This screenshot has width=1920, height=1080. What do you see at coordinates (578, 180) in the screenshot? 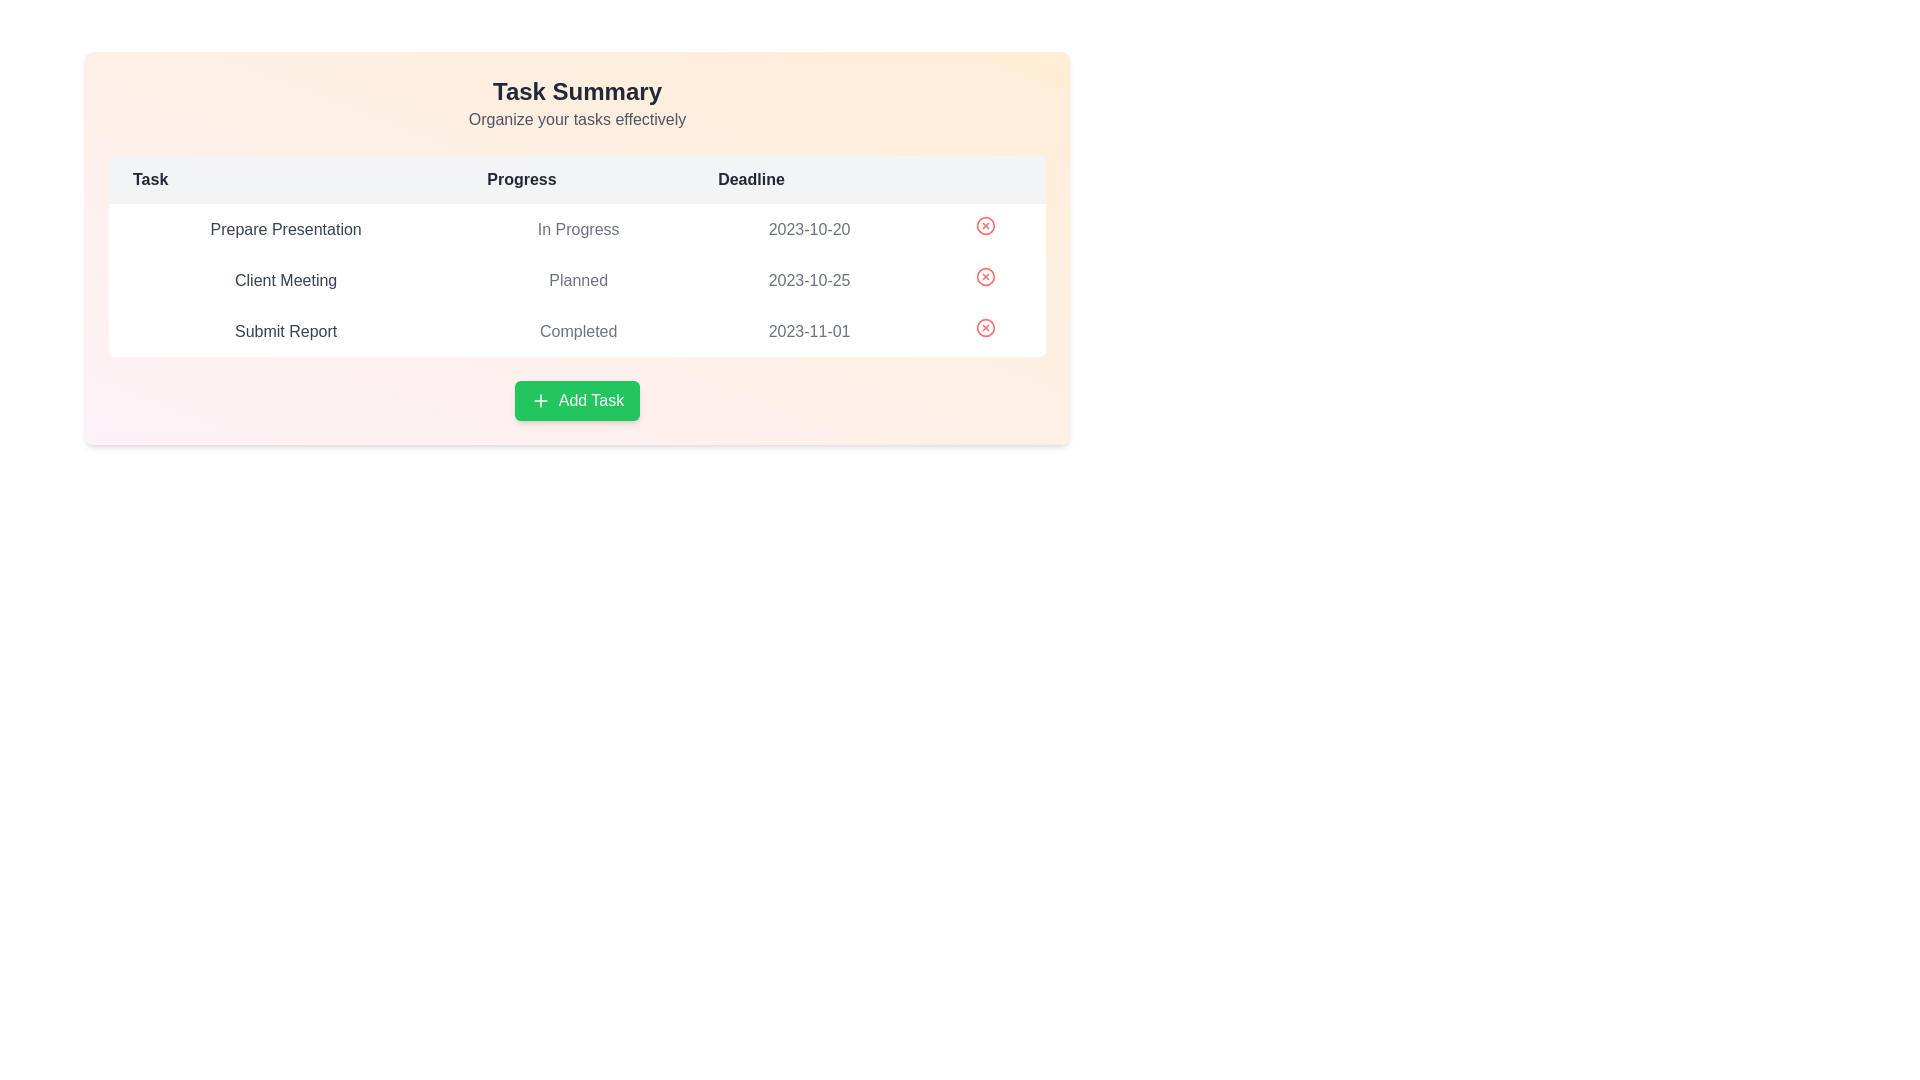
I see `the table header Progress to sort the table by the corresponding column` at bounding box center [578, 180].